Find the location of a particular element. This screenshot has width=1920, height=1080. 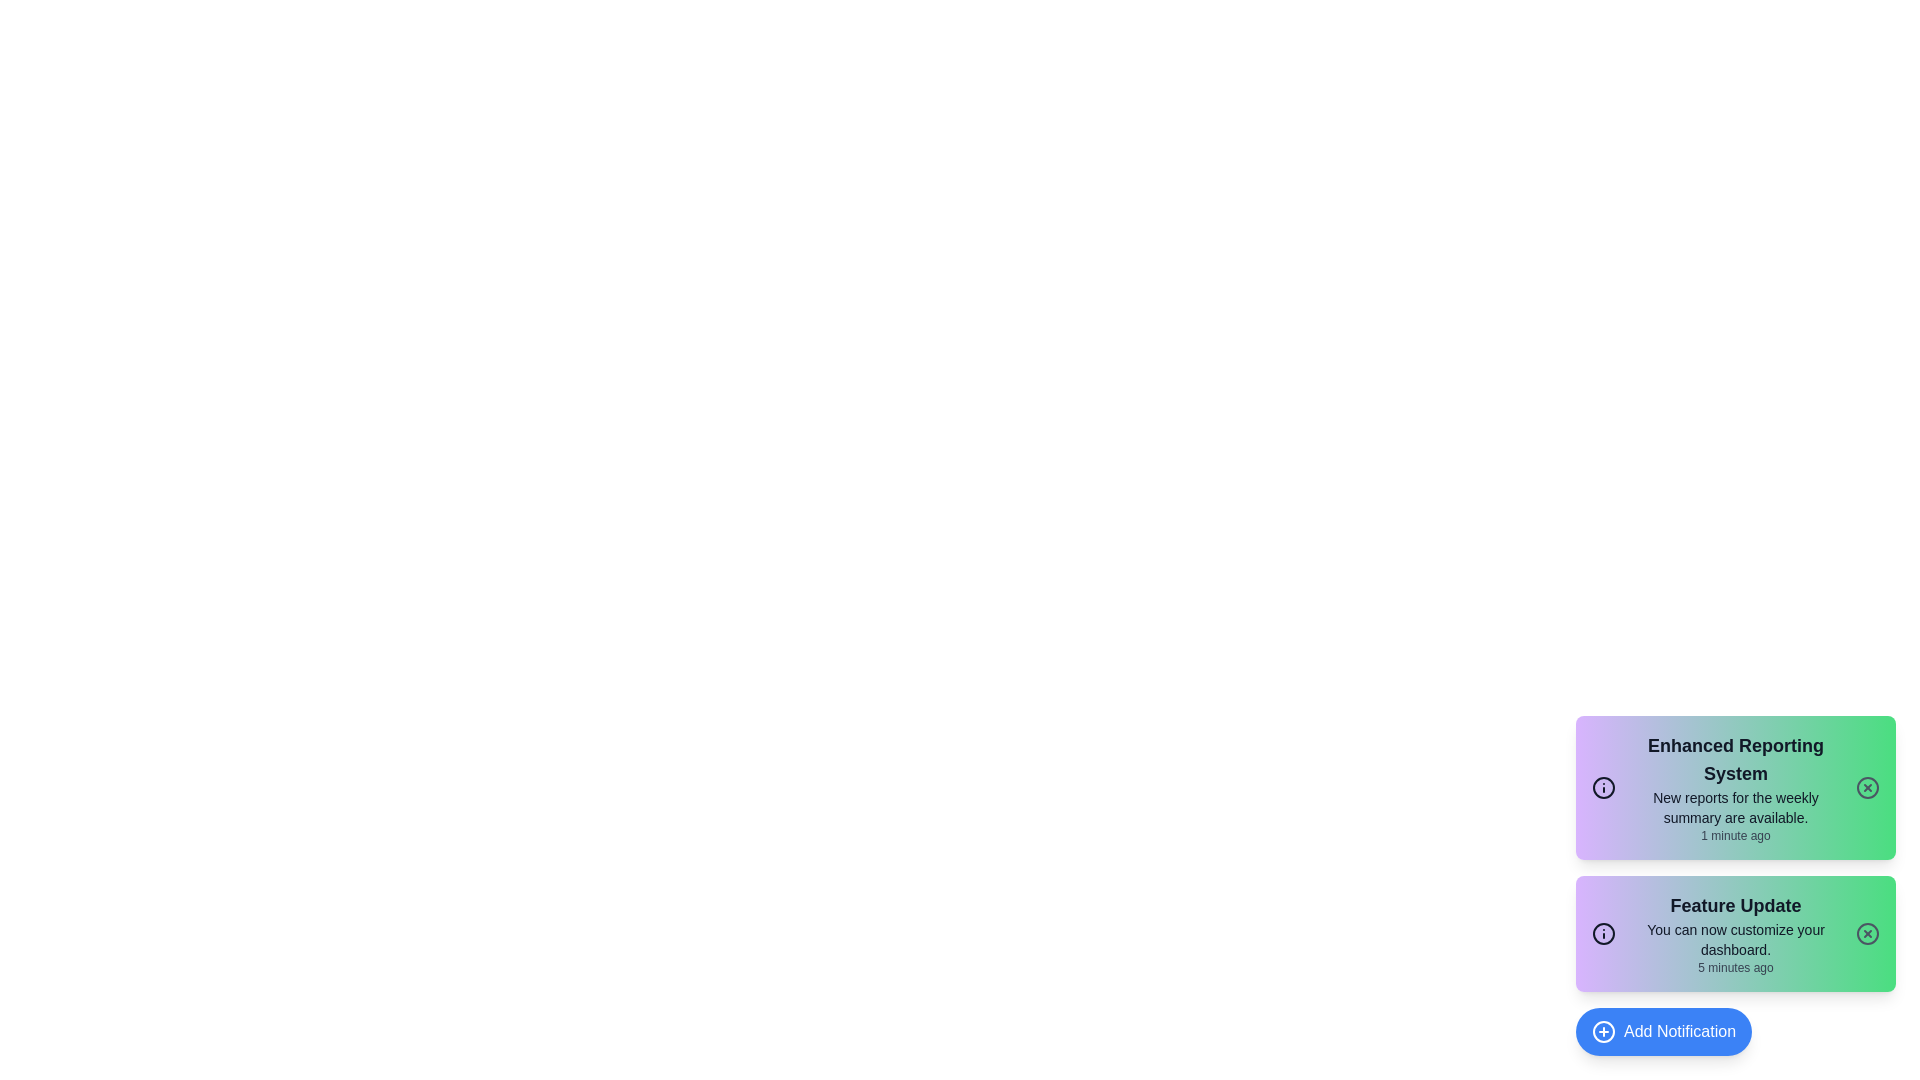

the 'Add Notification' button to trigger a new notification is located at coordinates (1664, 1032).